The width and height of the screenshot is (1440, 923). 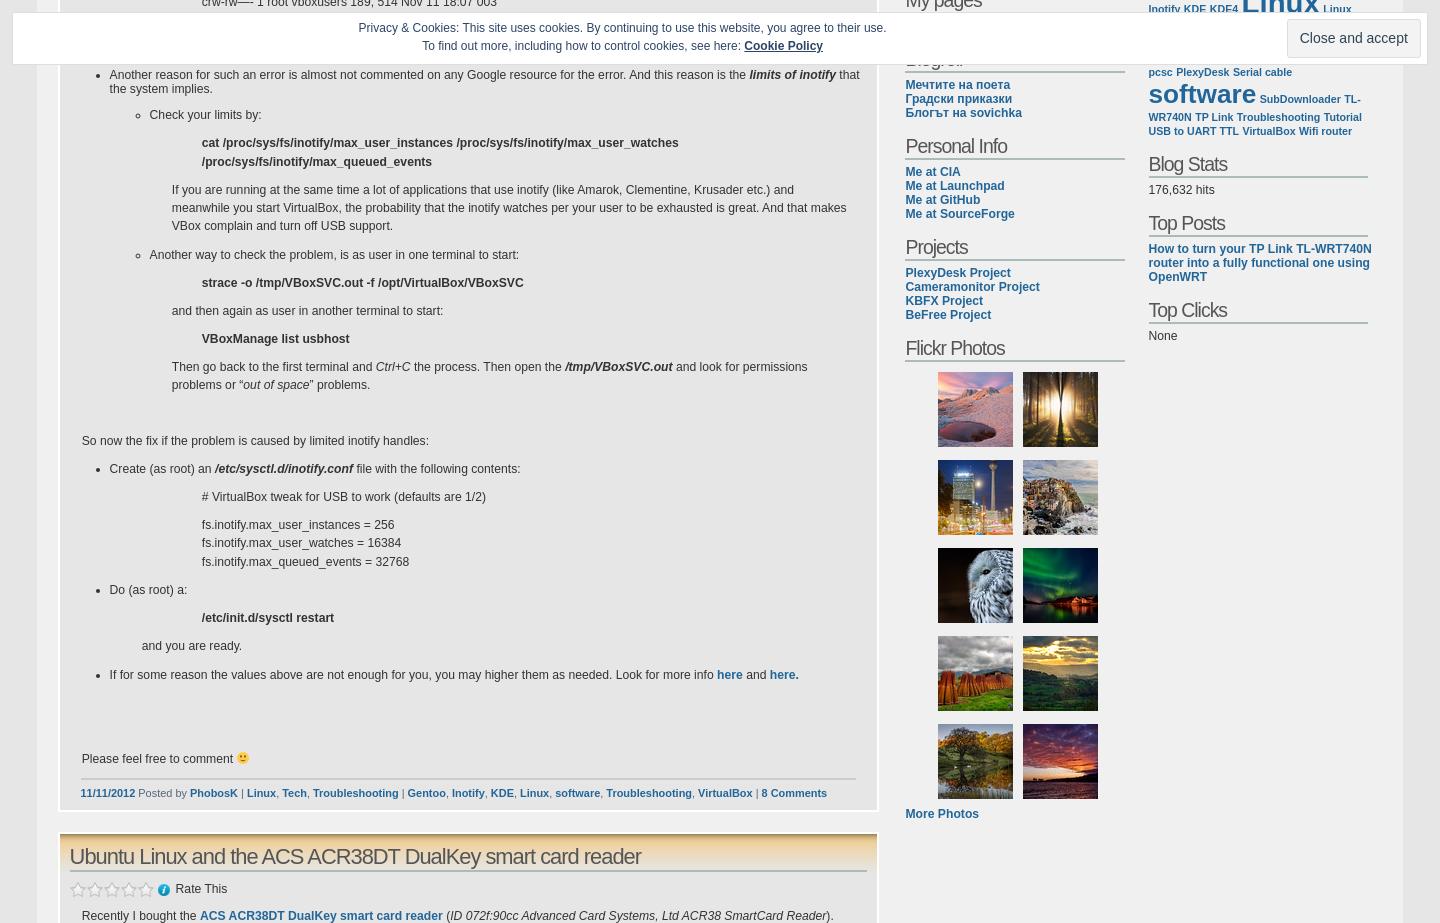 What do you see at coordinates (451, 791) in the screenshot?
I see `'Inotify'` at bounding box center [451, 791].